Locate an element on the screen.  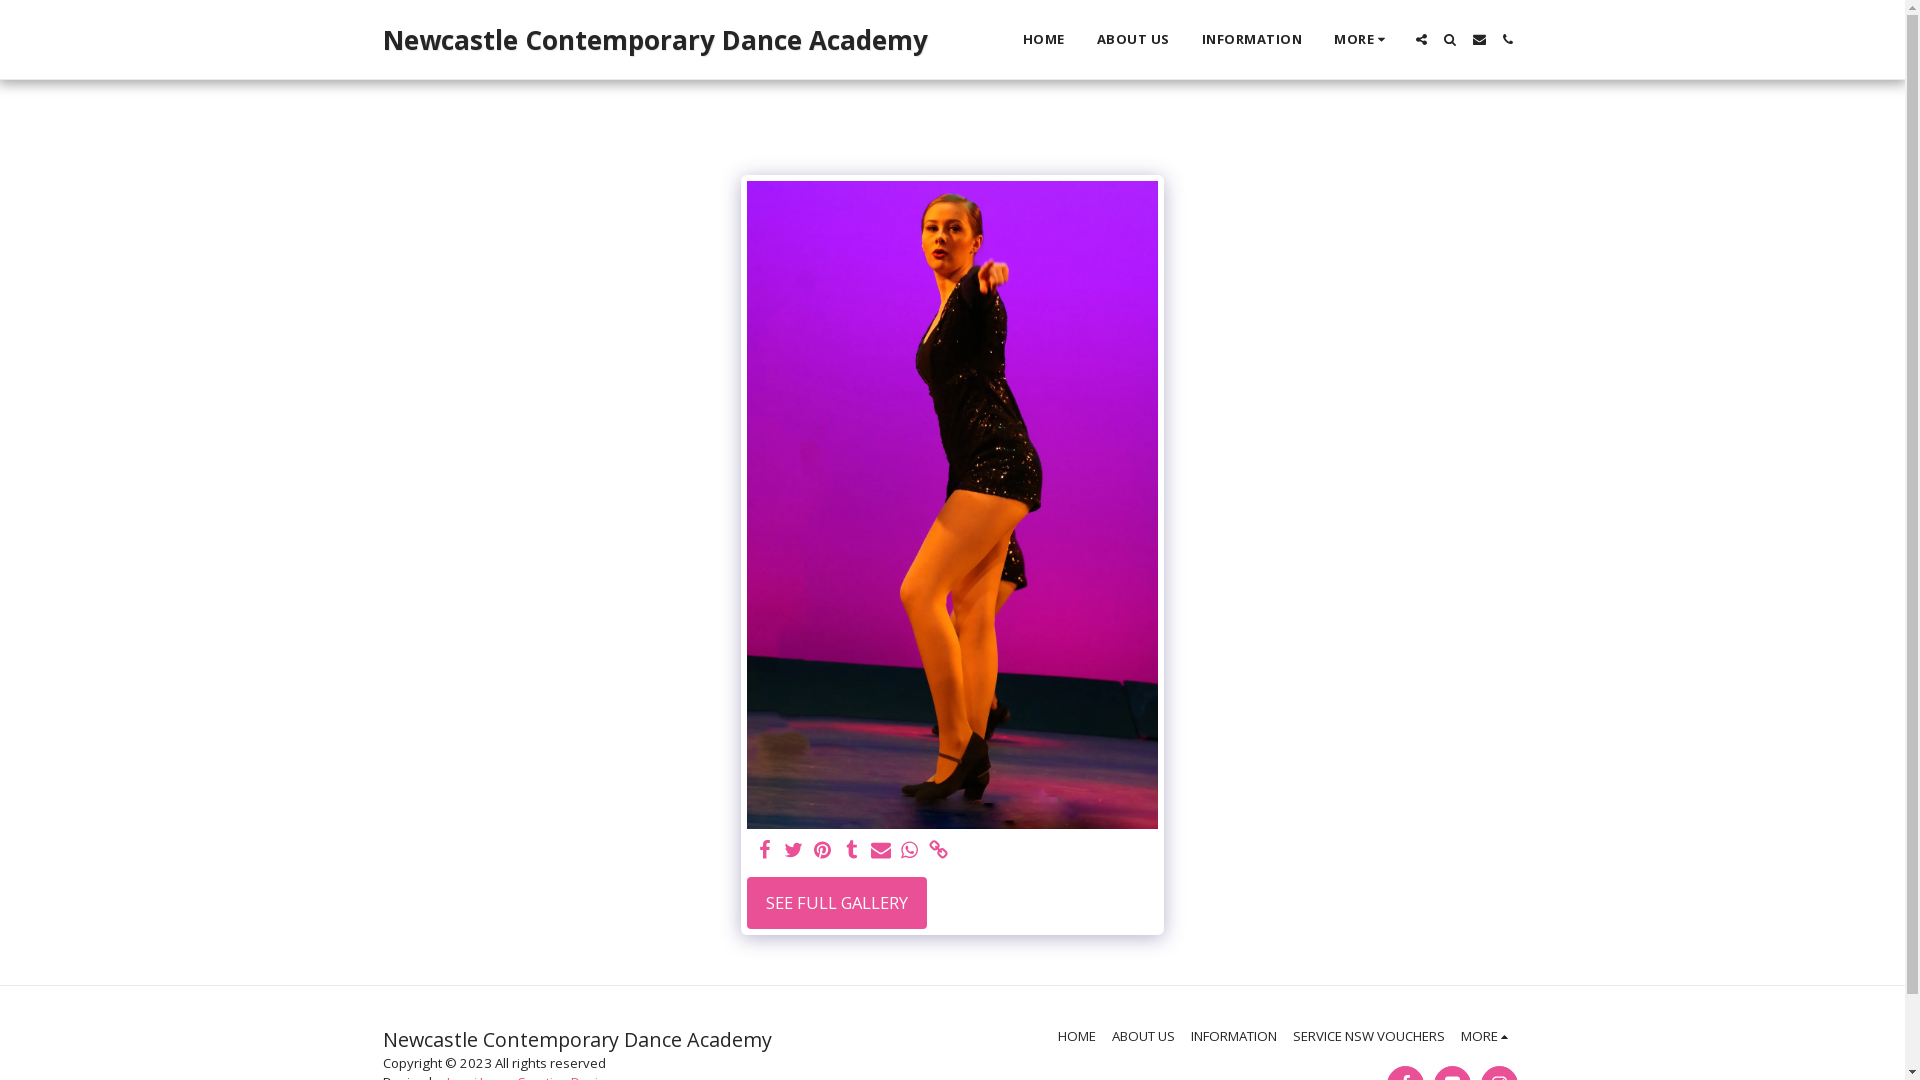
'HOME' is located at coordinates (1075, 1035).